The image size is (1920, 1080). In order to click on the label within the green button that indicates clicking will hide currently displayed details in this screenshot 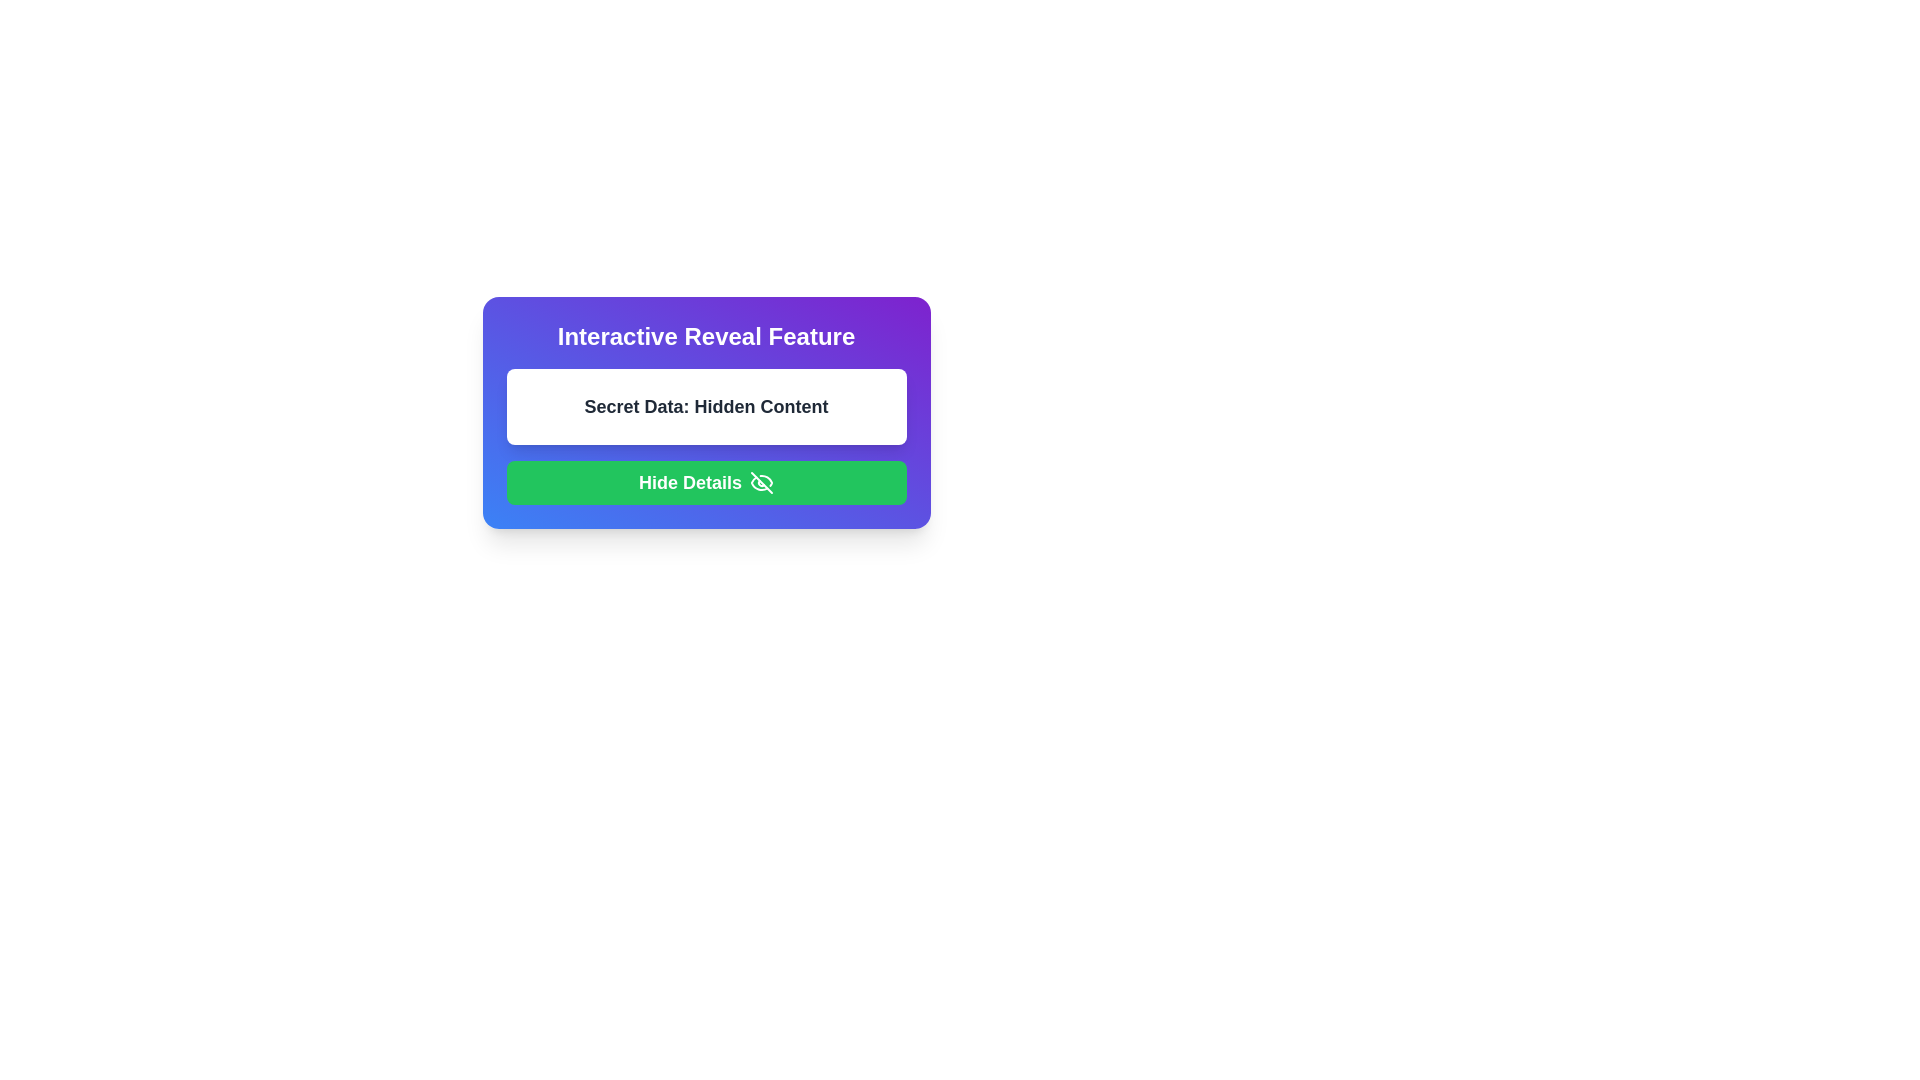, I will do `click(690, 482)`.